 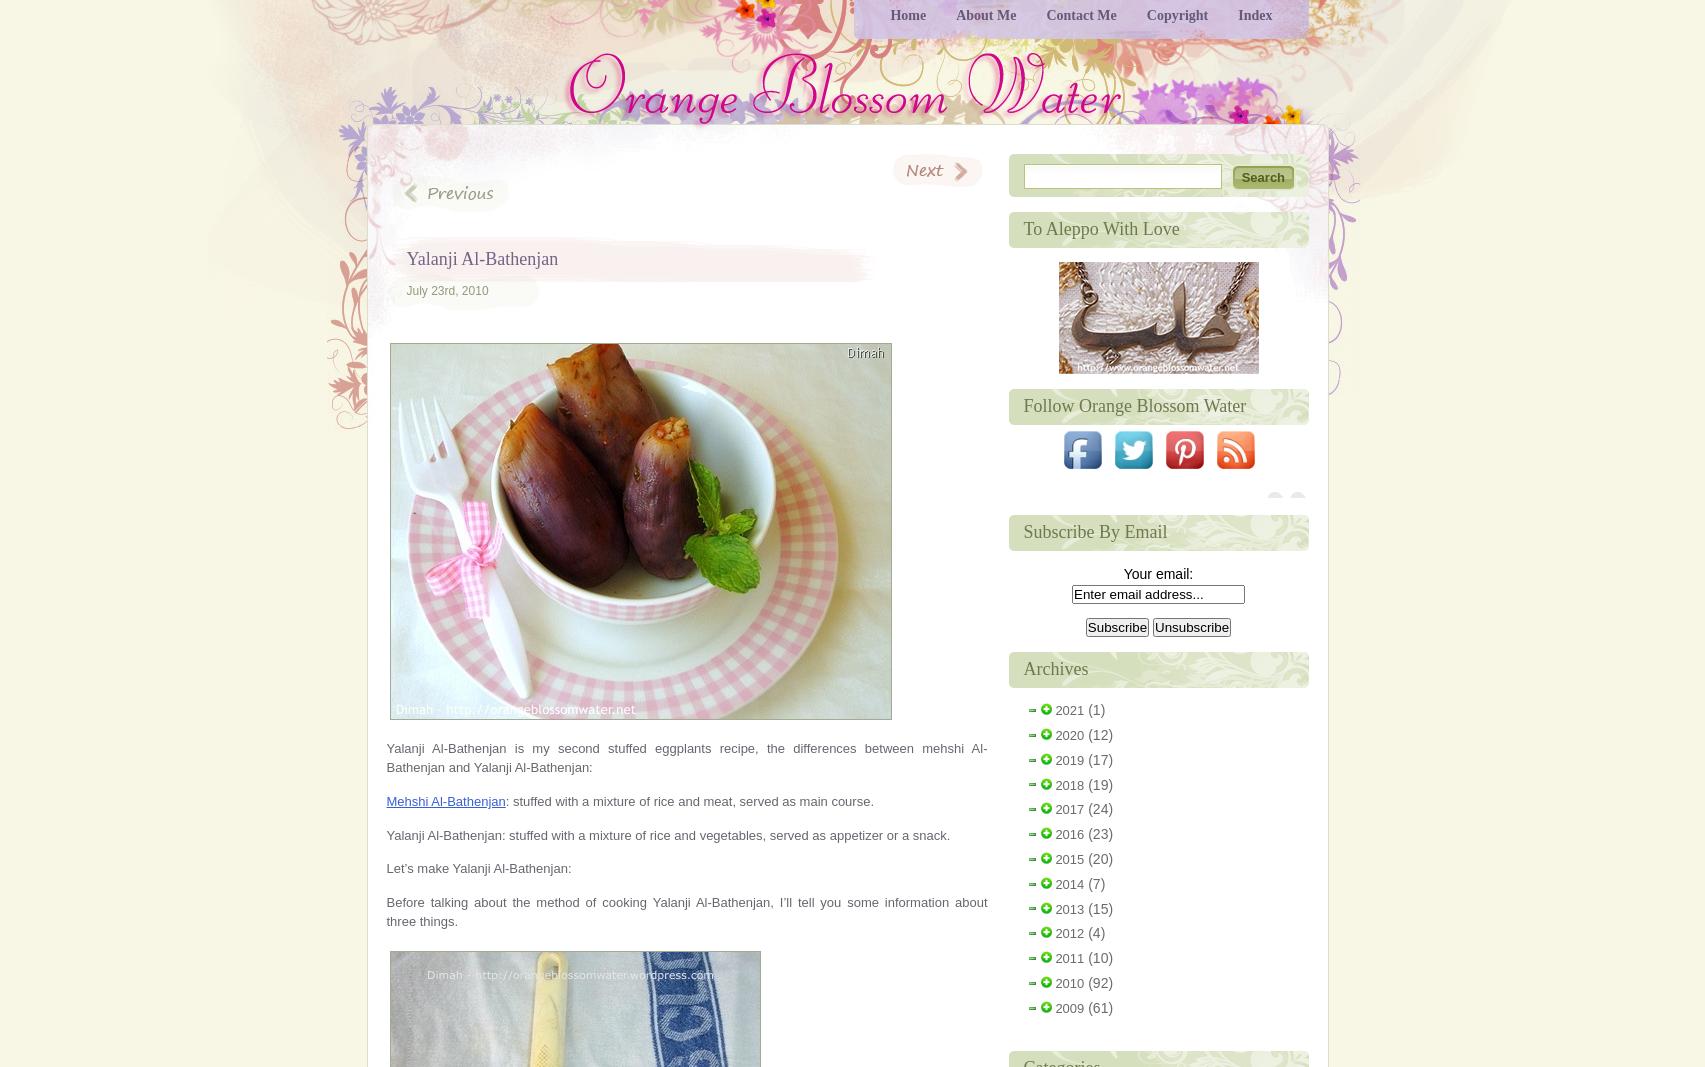 I want to click on 'Home', so click(x=907, y=14).